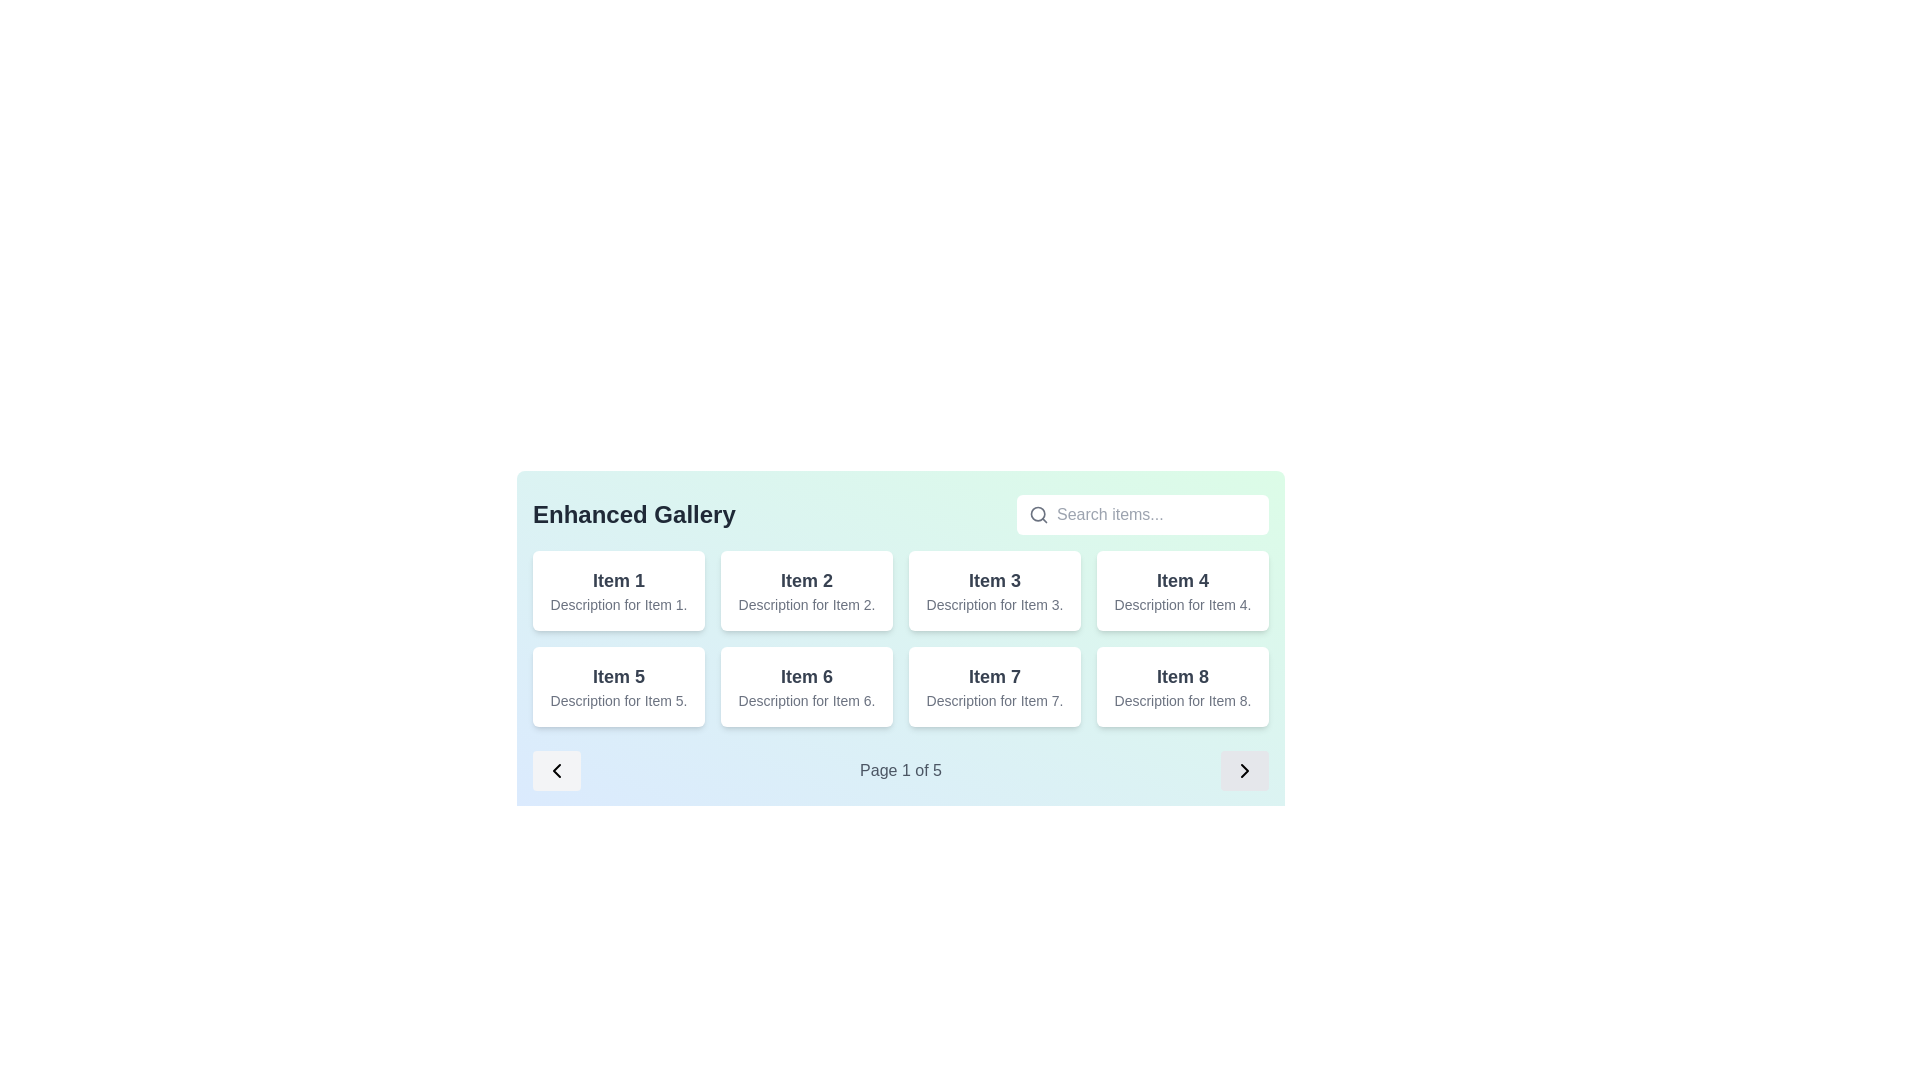 Image resolution: width=1920 pixels, height=1080 pixels. Describe the element at coordinates (806, 700) in the screenshot. I see `gray text label displaying 'Description for Item 6.' located directly beneath the bold label 'Item 6' within the card design in the second row, third column of the grid layout` at that location.